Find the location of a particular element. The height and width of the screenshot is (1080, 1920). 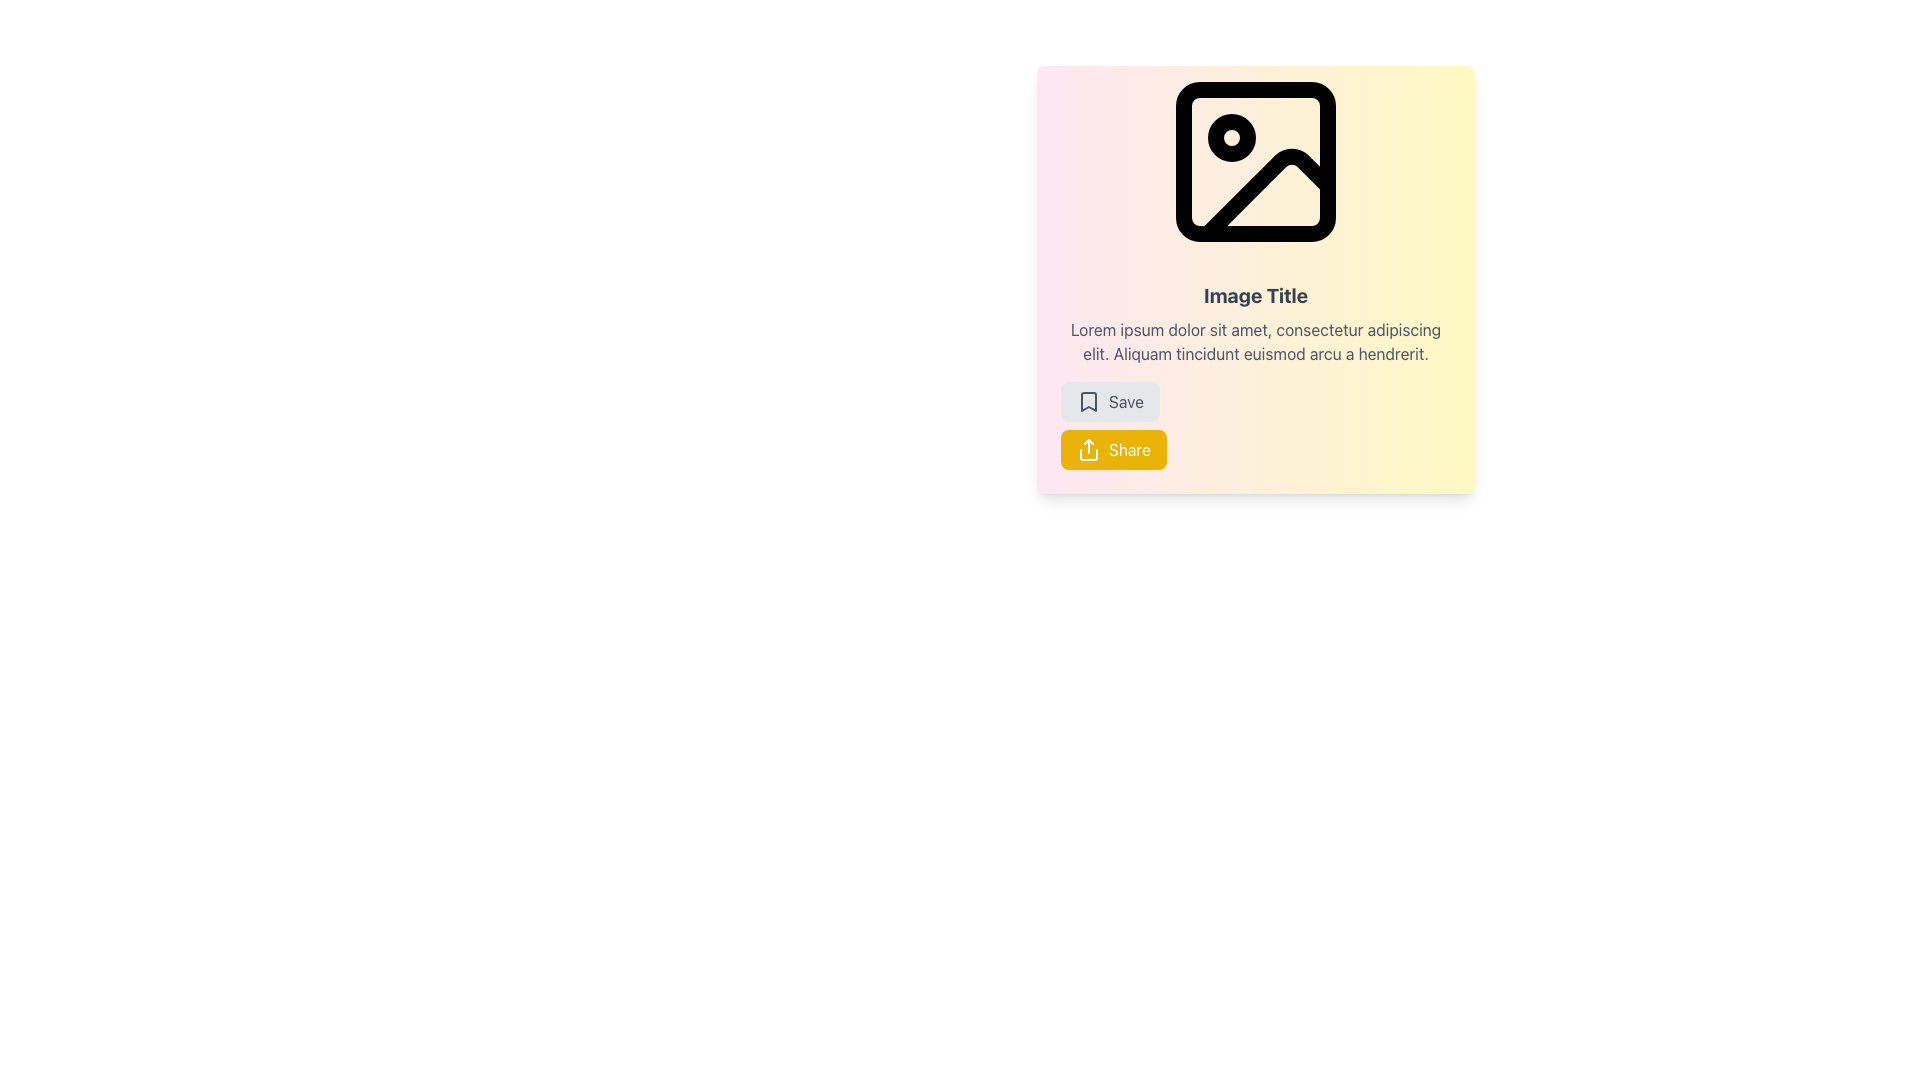

the 'Share' text label, which is styled in bold white text on a yellow rectangular background, located towards the bottom-right corner of the card layout, adjacent to the sharing icon is located at coordinates (1129, 450).